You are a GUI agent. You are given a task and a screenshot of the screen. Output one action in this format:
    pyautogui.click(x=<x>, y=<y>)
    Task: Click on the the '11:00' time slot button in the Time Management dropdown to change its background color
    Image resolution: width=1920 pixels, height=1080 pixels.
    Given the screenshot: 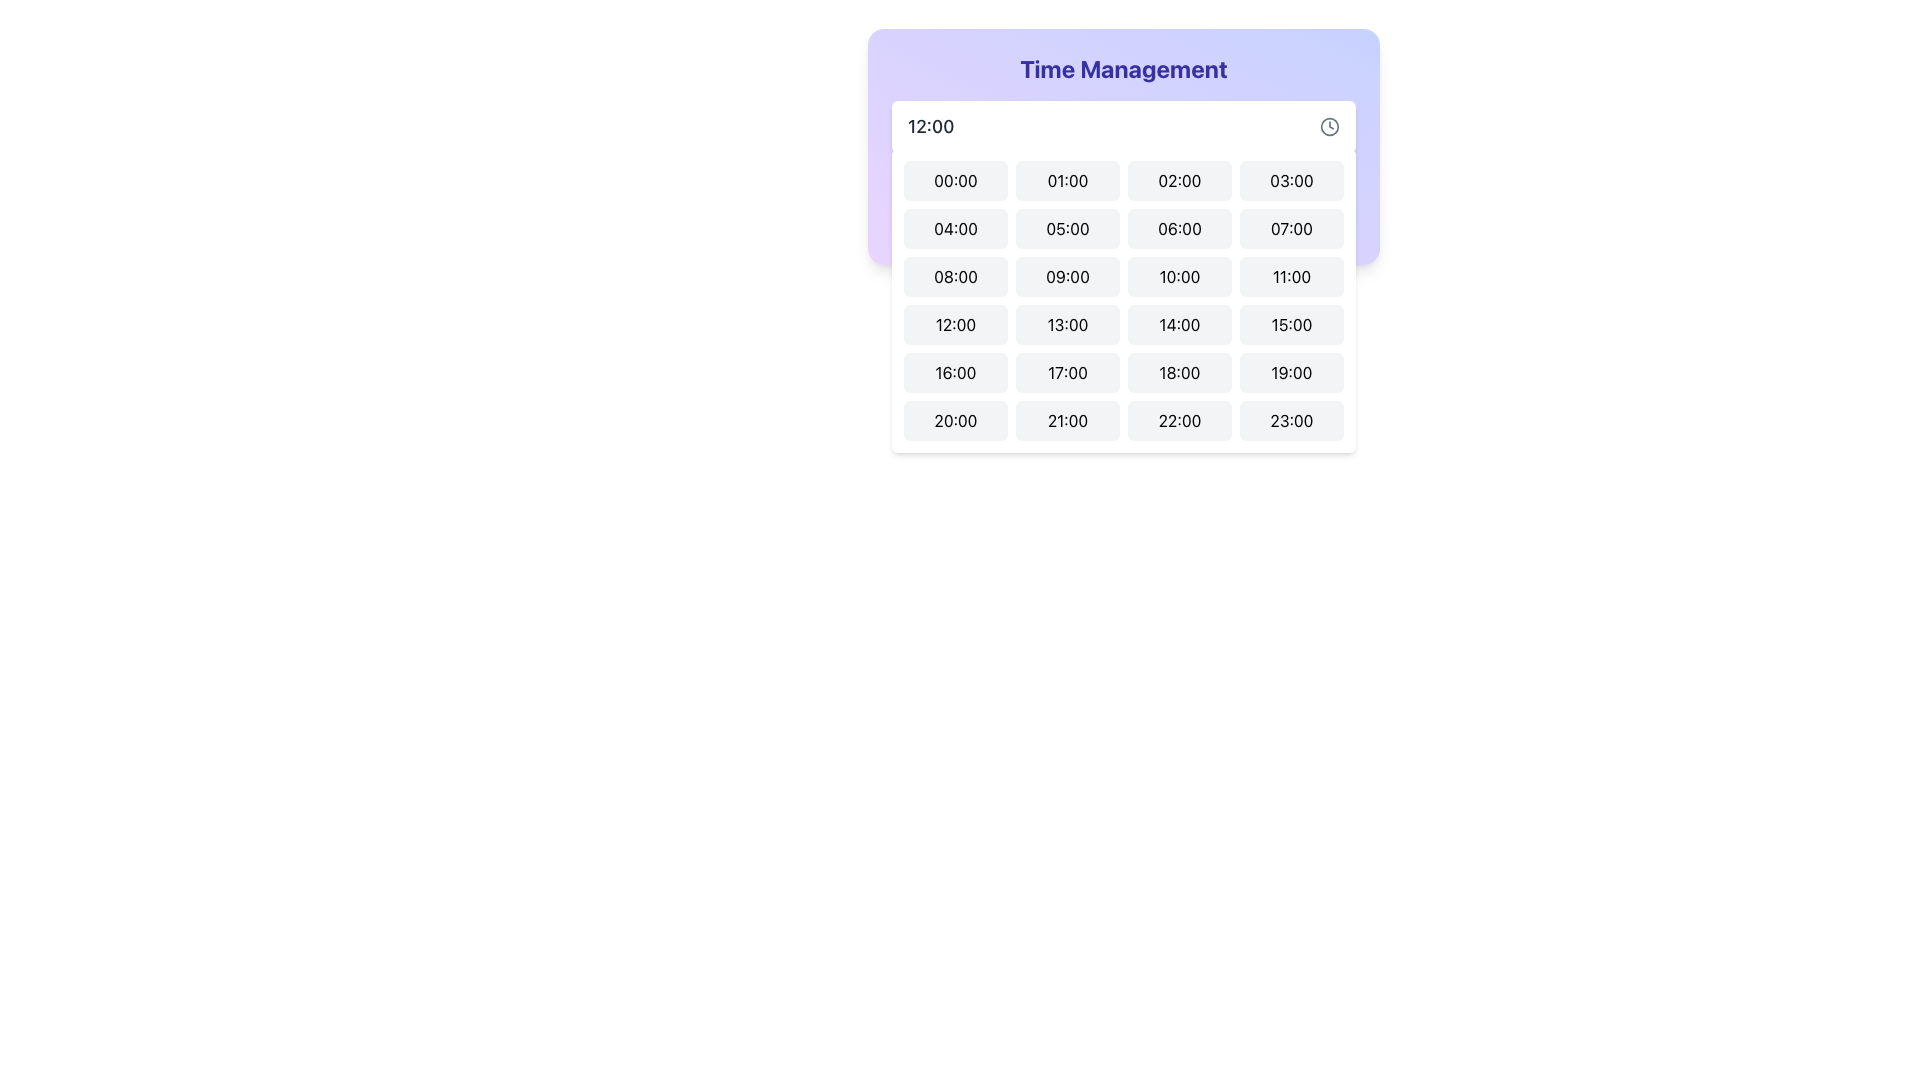 What is the action you would take?
    pyautogui.click(x=1291, y=277)
    